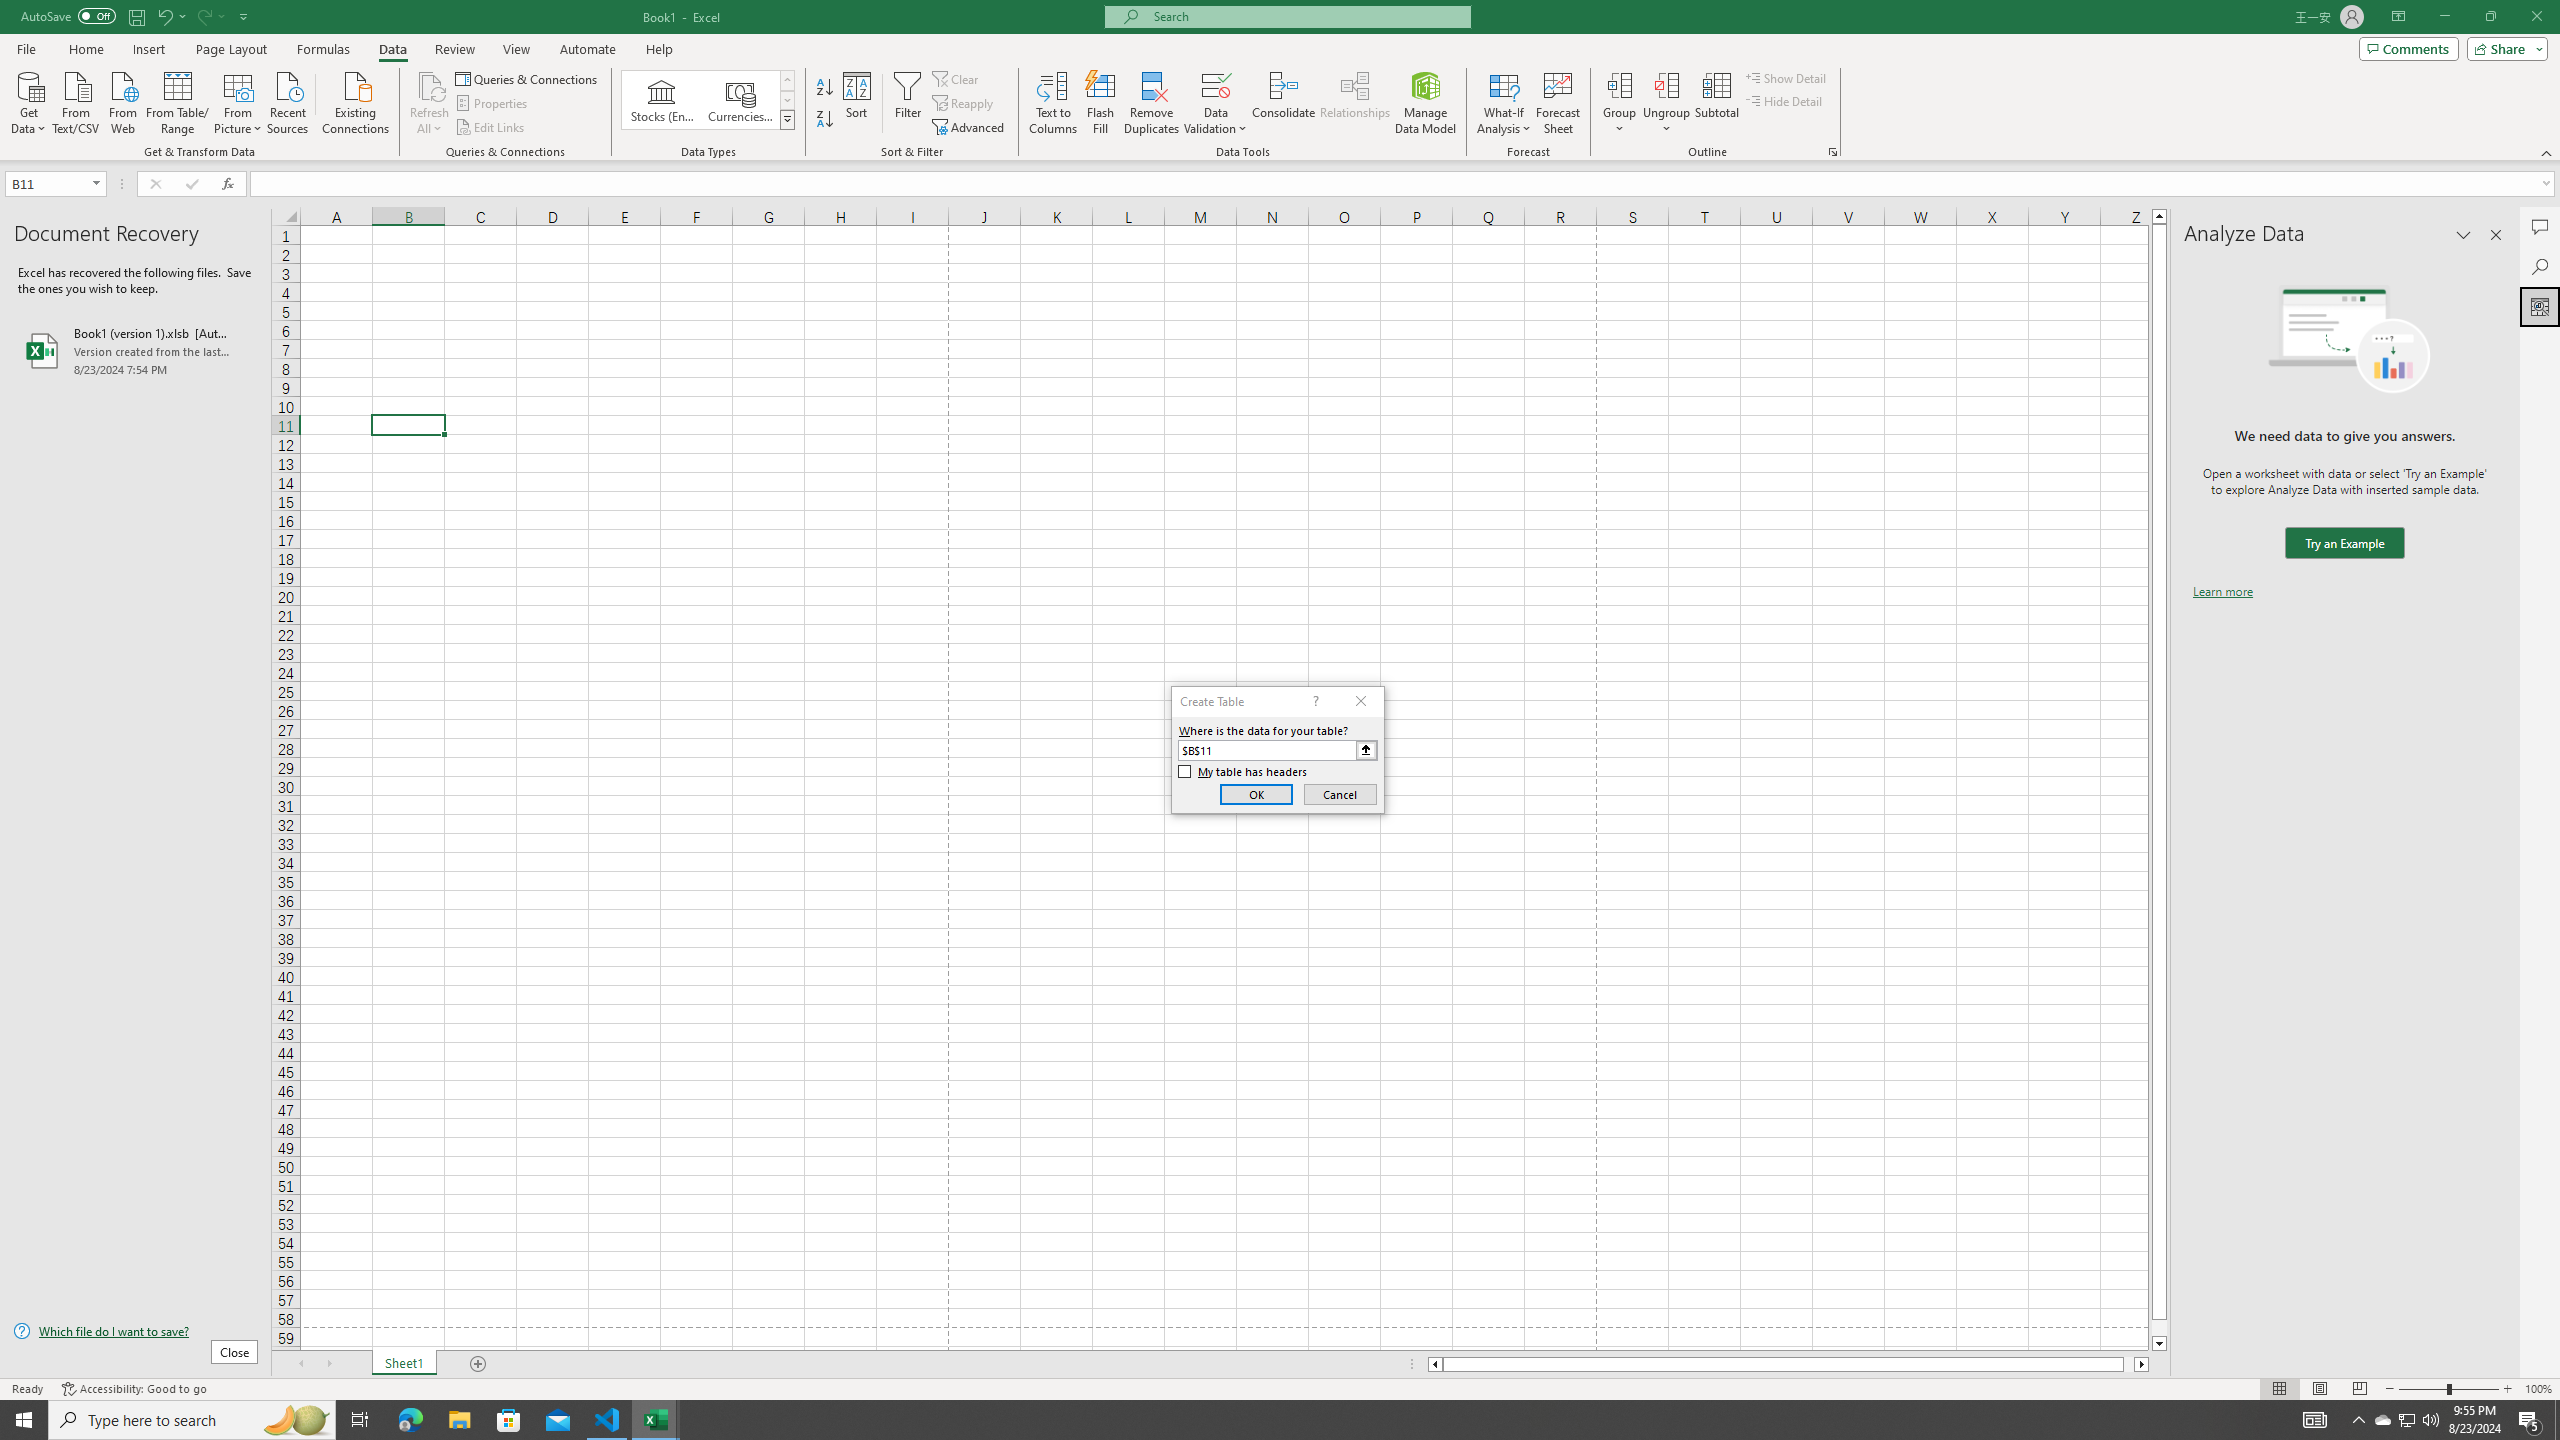  I want to click on 'Sort...', so click(856, 103).